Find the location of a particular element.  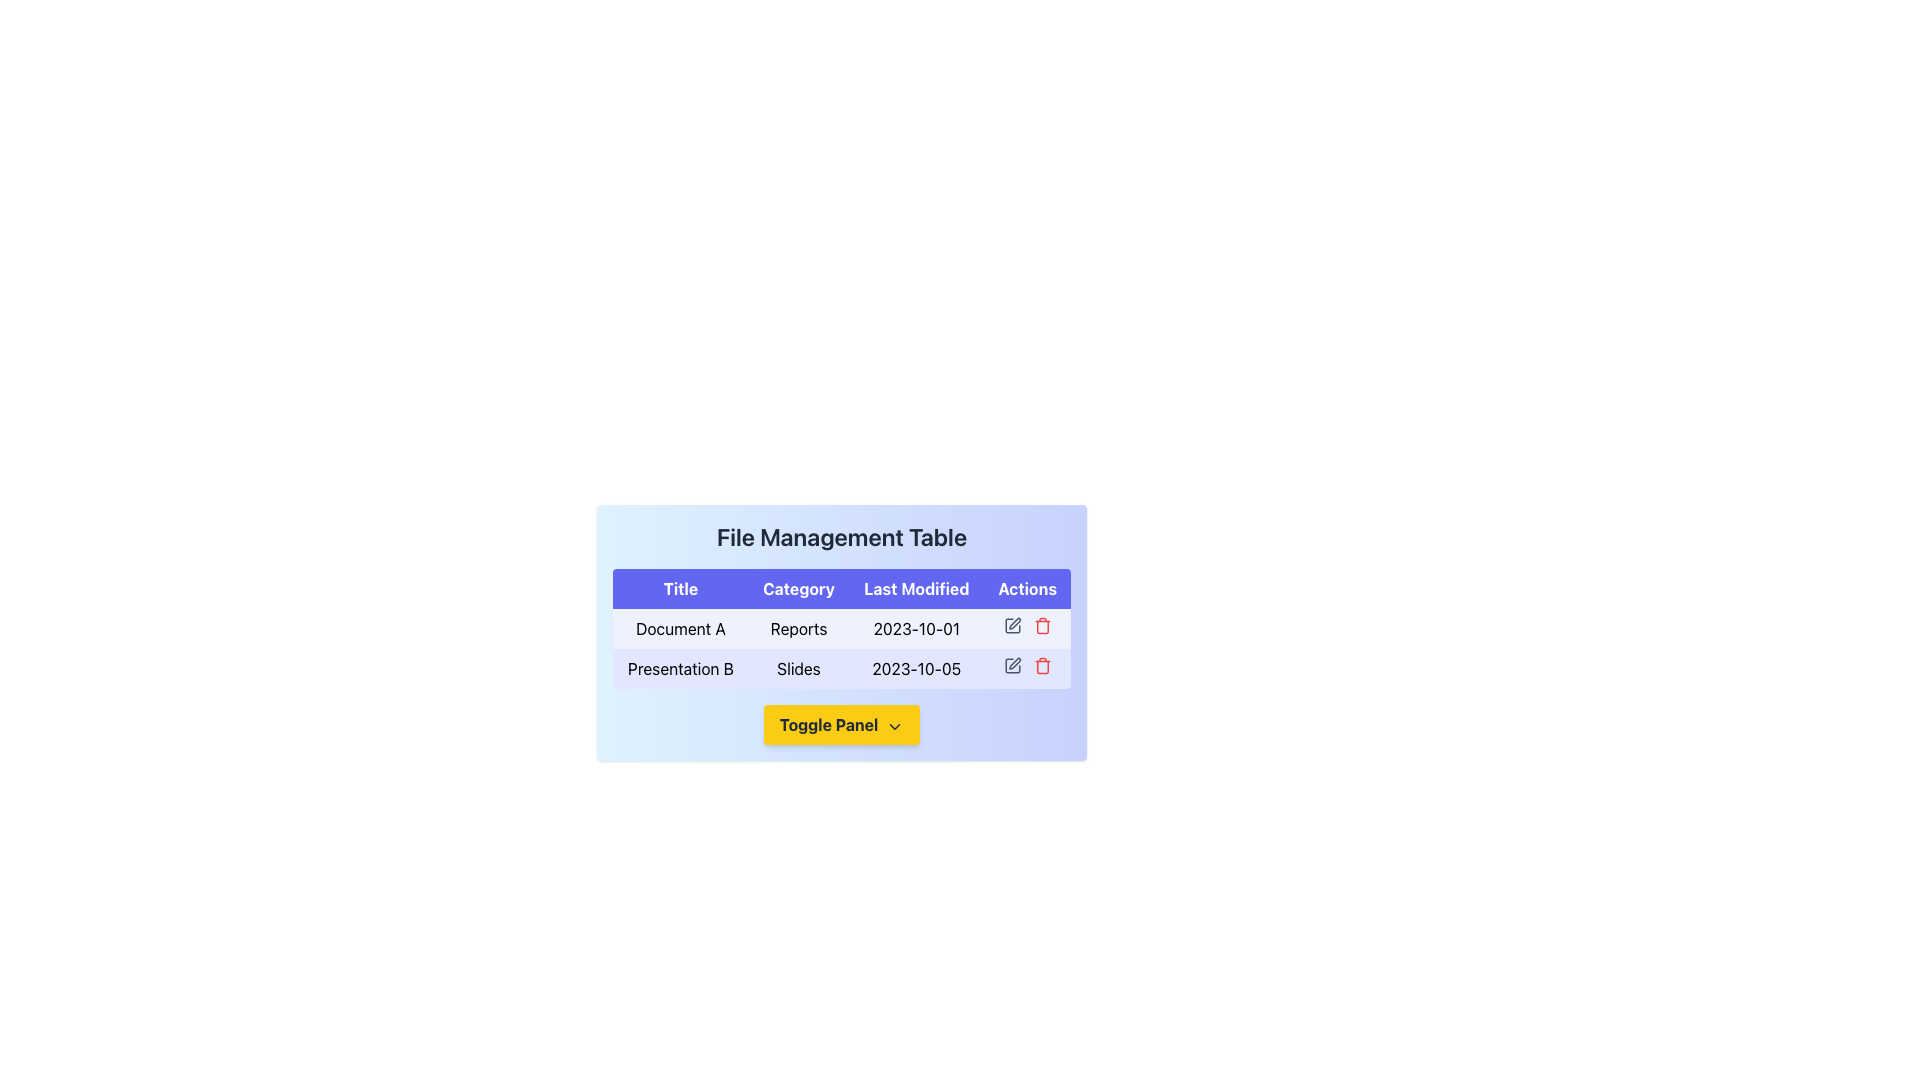

the Text label in the 'Category' column corresponding to 'Document A' in the file management table is located at coordinates (798, 627).